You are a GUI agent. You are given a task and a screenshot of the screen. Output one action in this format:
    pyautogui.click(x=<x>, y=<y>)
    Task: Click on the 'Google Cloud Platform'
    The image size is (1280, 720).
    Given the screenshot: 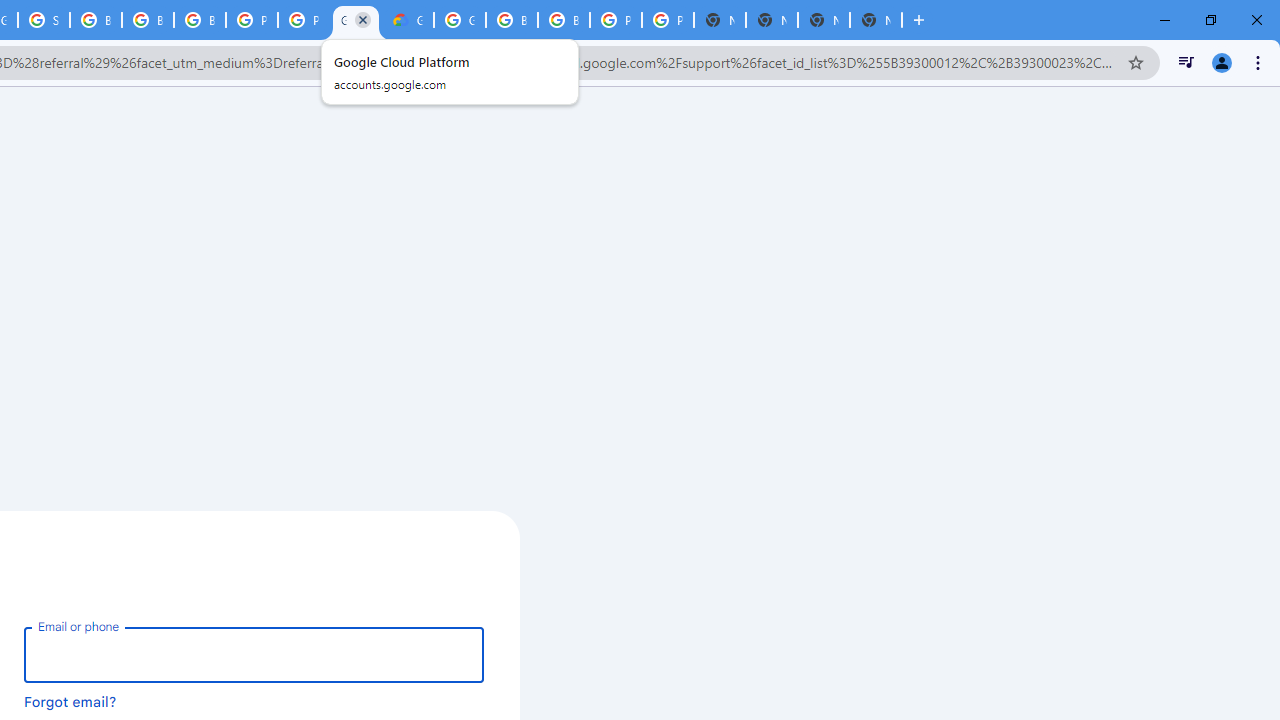 What is the action you would take?
    pyautogui.click(x=355, y=20)
    